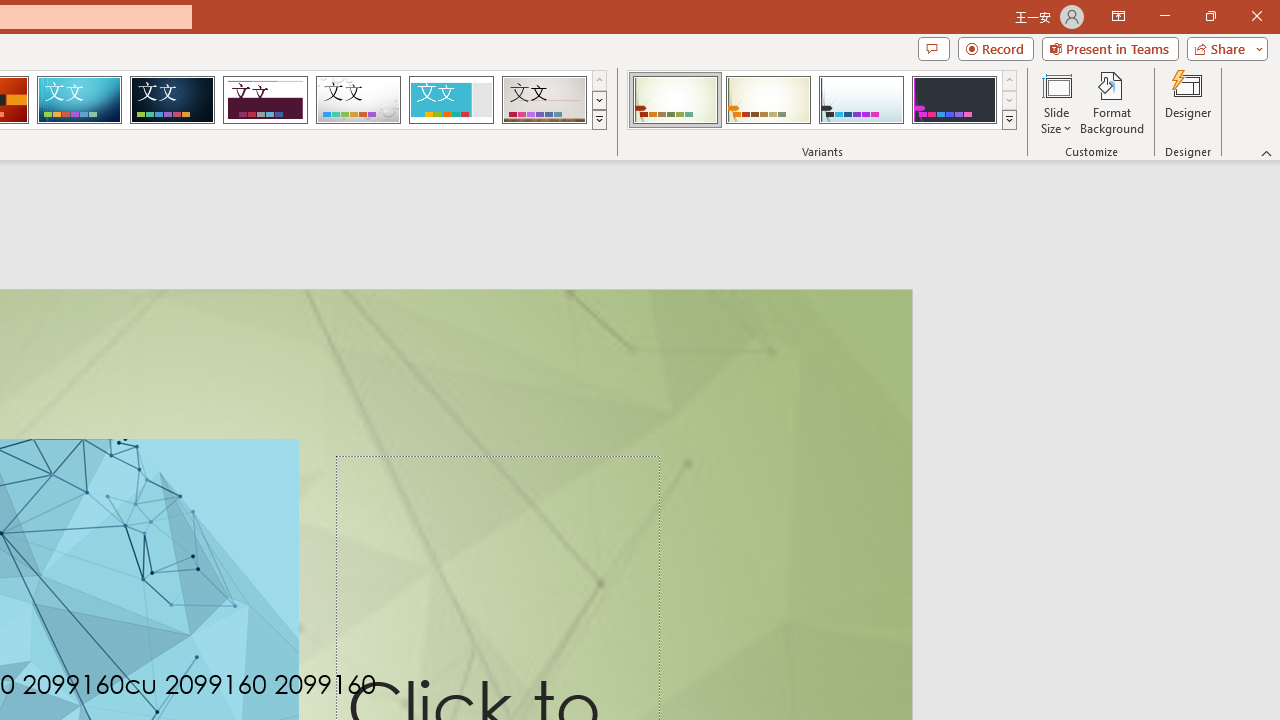 The height and width of the screenshot is (720, 1280). I want to click on 'Wisp Variant 3', so click(861, 100).